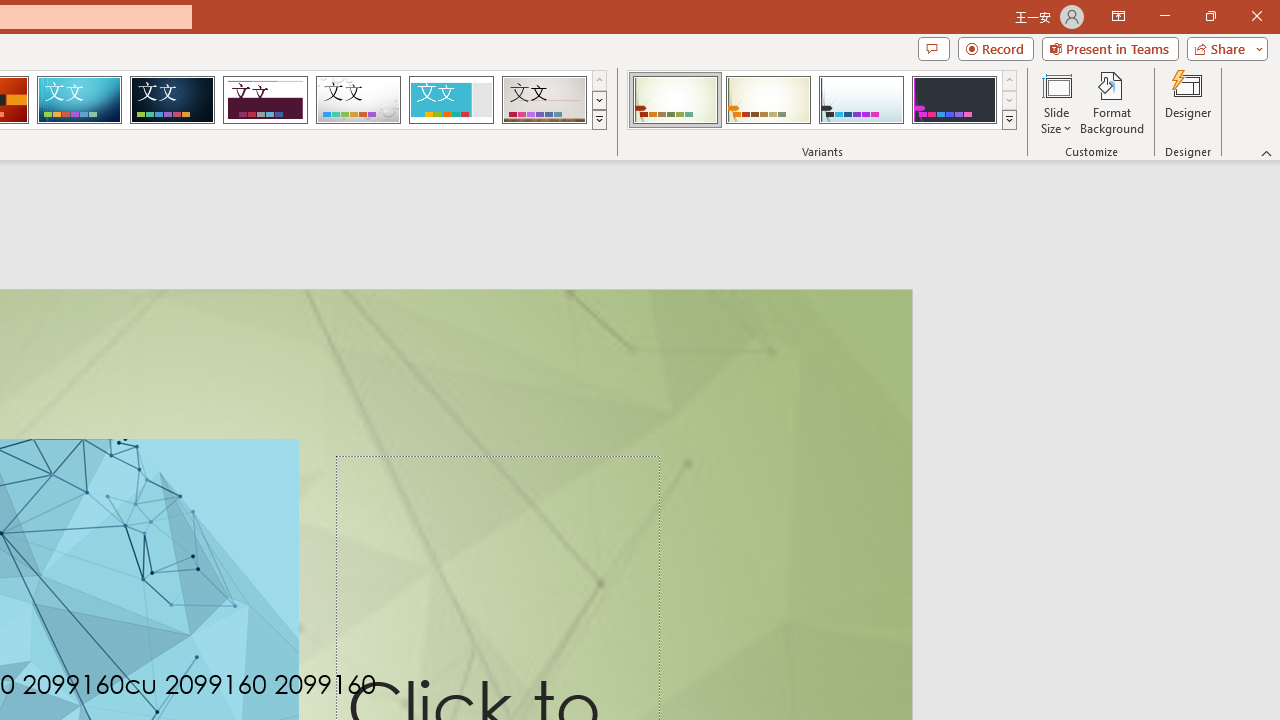 The height and width of the screenshot is (720, 1280). I want to click on 'Wisp Variant 3', so click(861, 100).